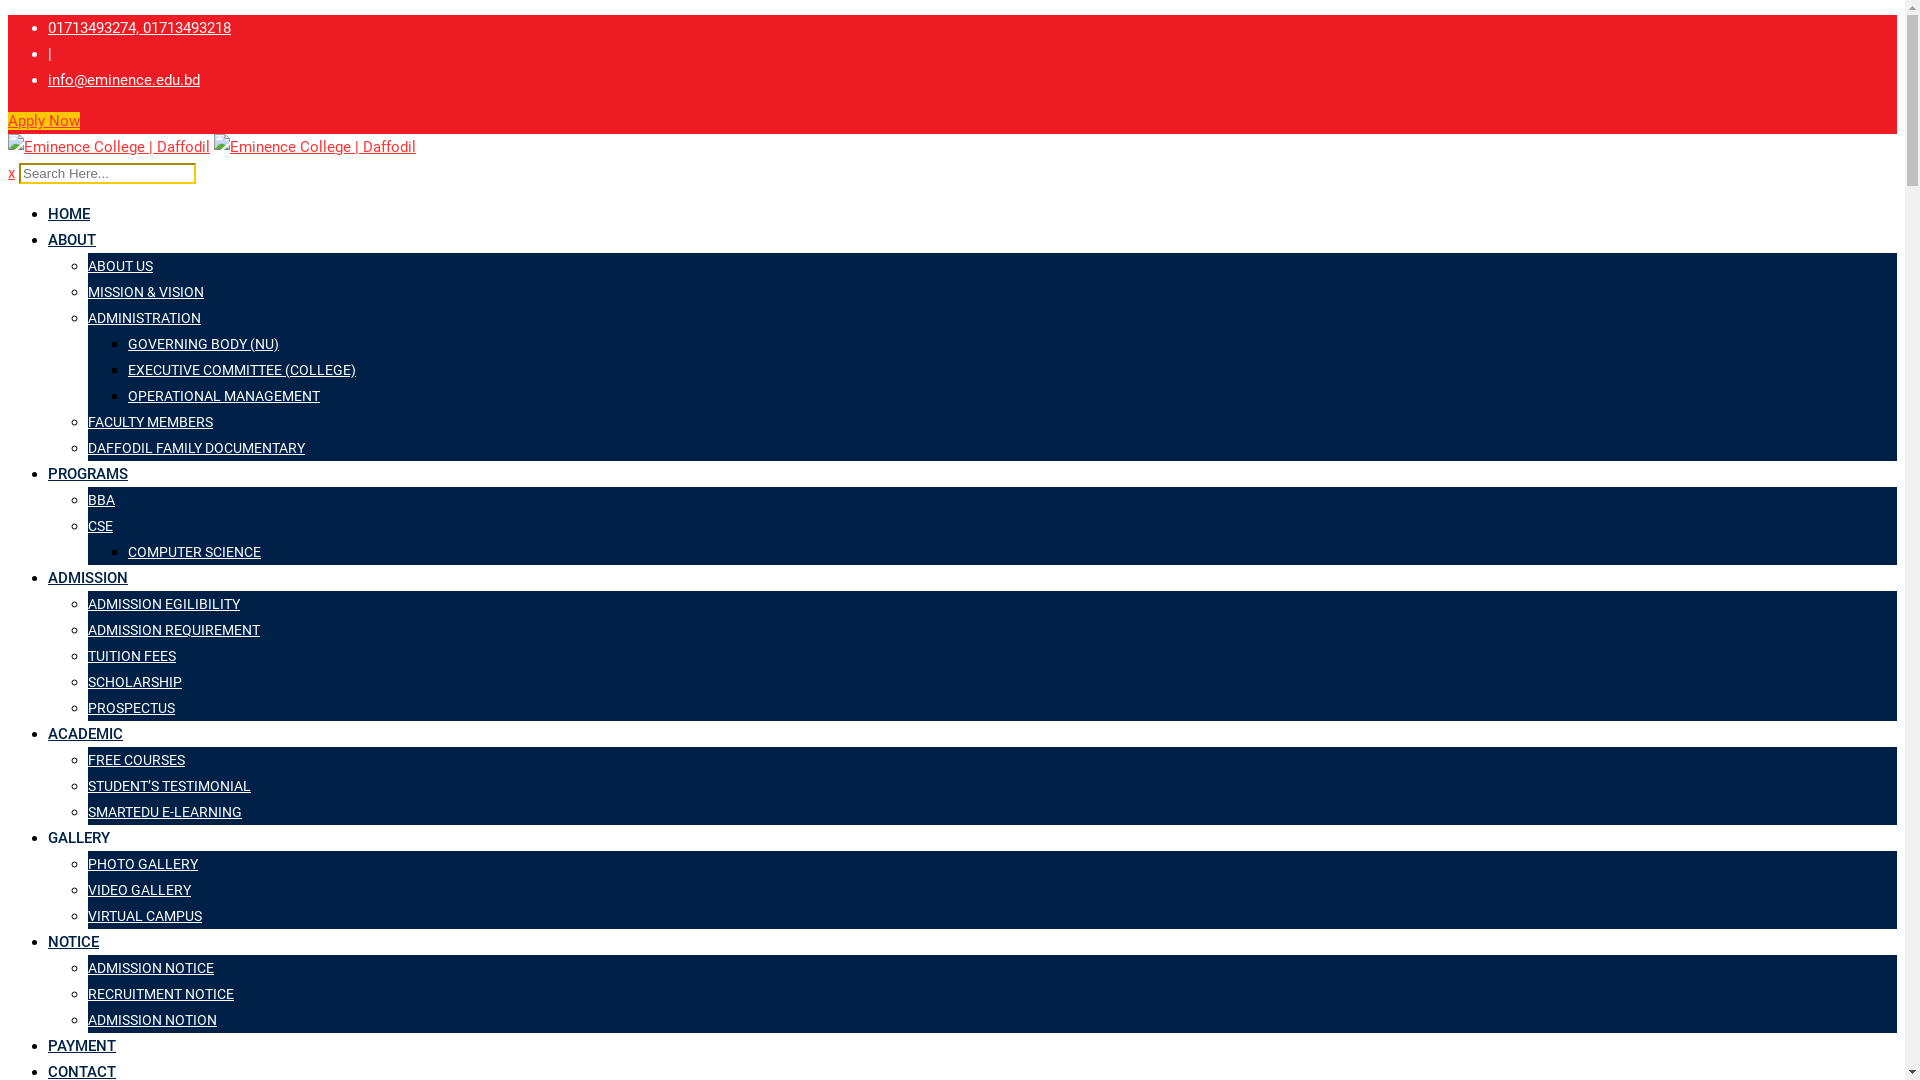 The height and width of the screenshot is (1080, 1920). I want to click on 'Skip to content', so click(7, 14).